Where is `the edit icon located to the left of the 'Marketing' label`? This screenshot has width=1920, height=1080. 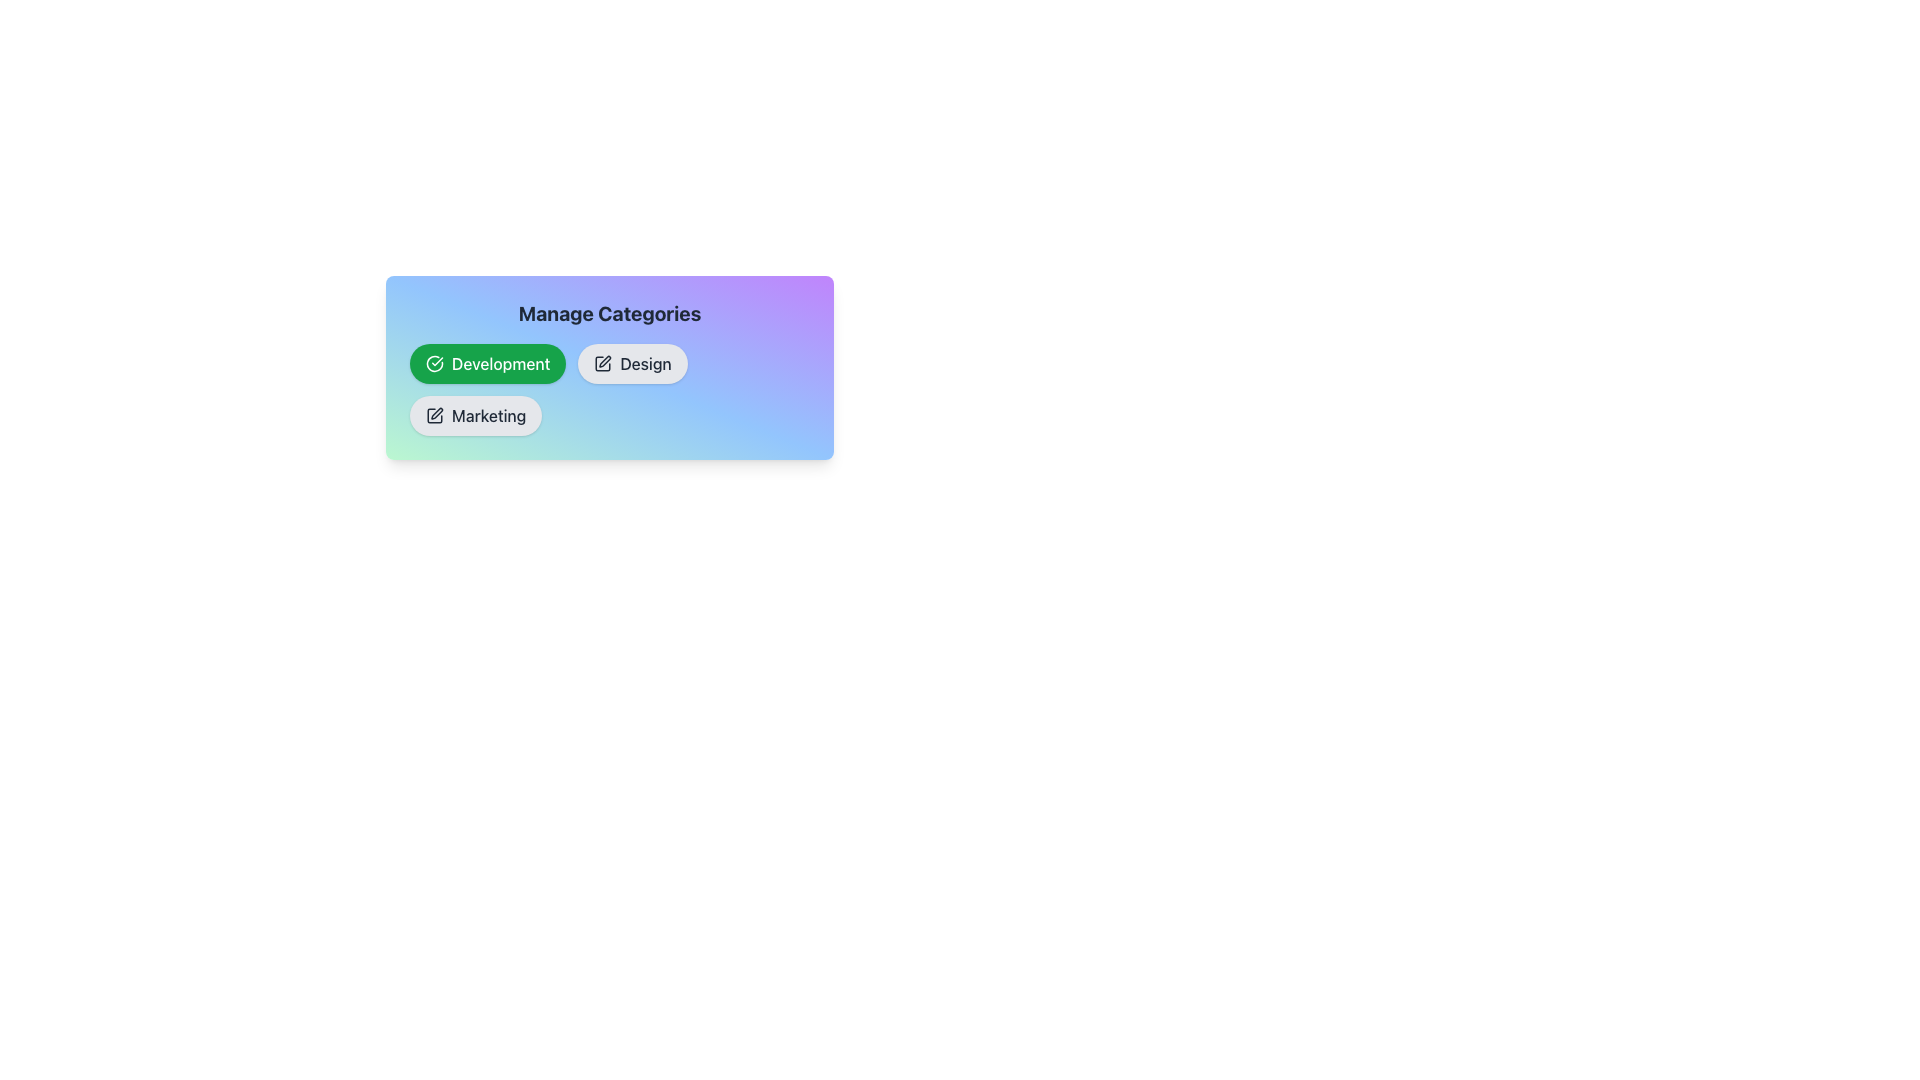 the edit icon located to the left of the 'Marketing' label is located at coordinates (434, 415).